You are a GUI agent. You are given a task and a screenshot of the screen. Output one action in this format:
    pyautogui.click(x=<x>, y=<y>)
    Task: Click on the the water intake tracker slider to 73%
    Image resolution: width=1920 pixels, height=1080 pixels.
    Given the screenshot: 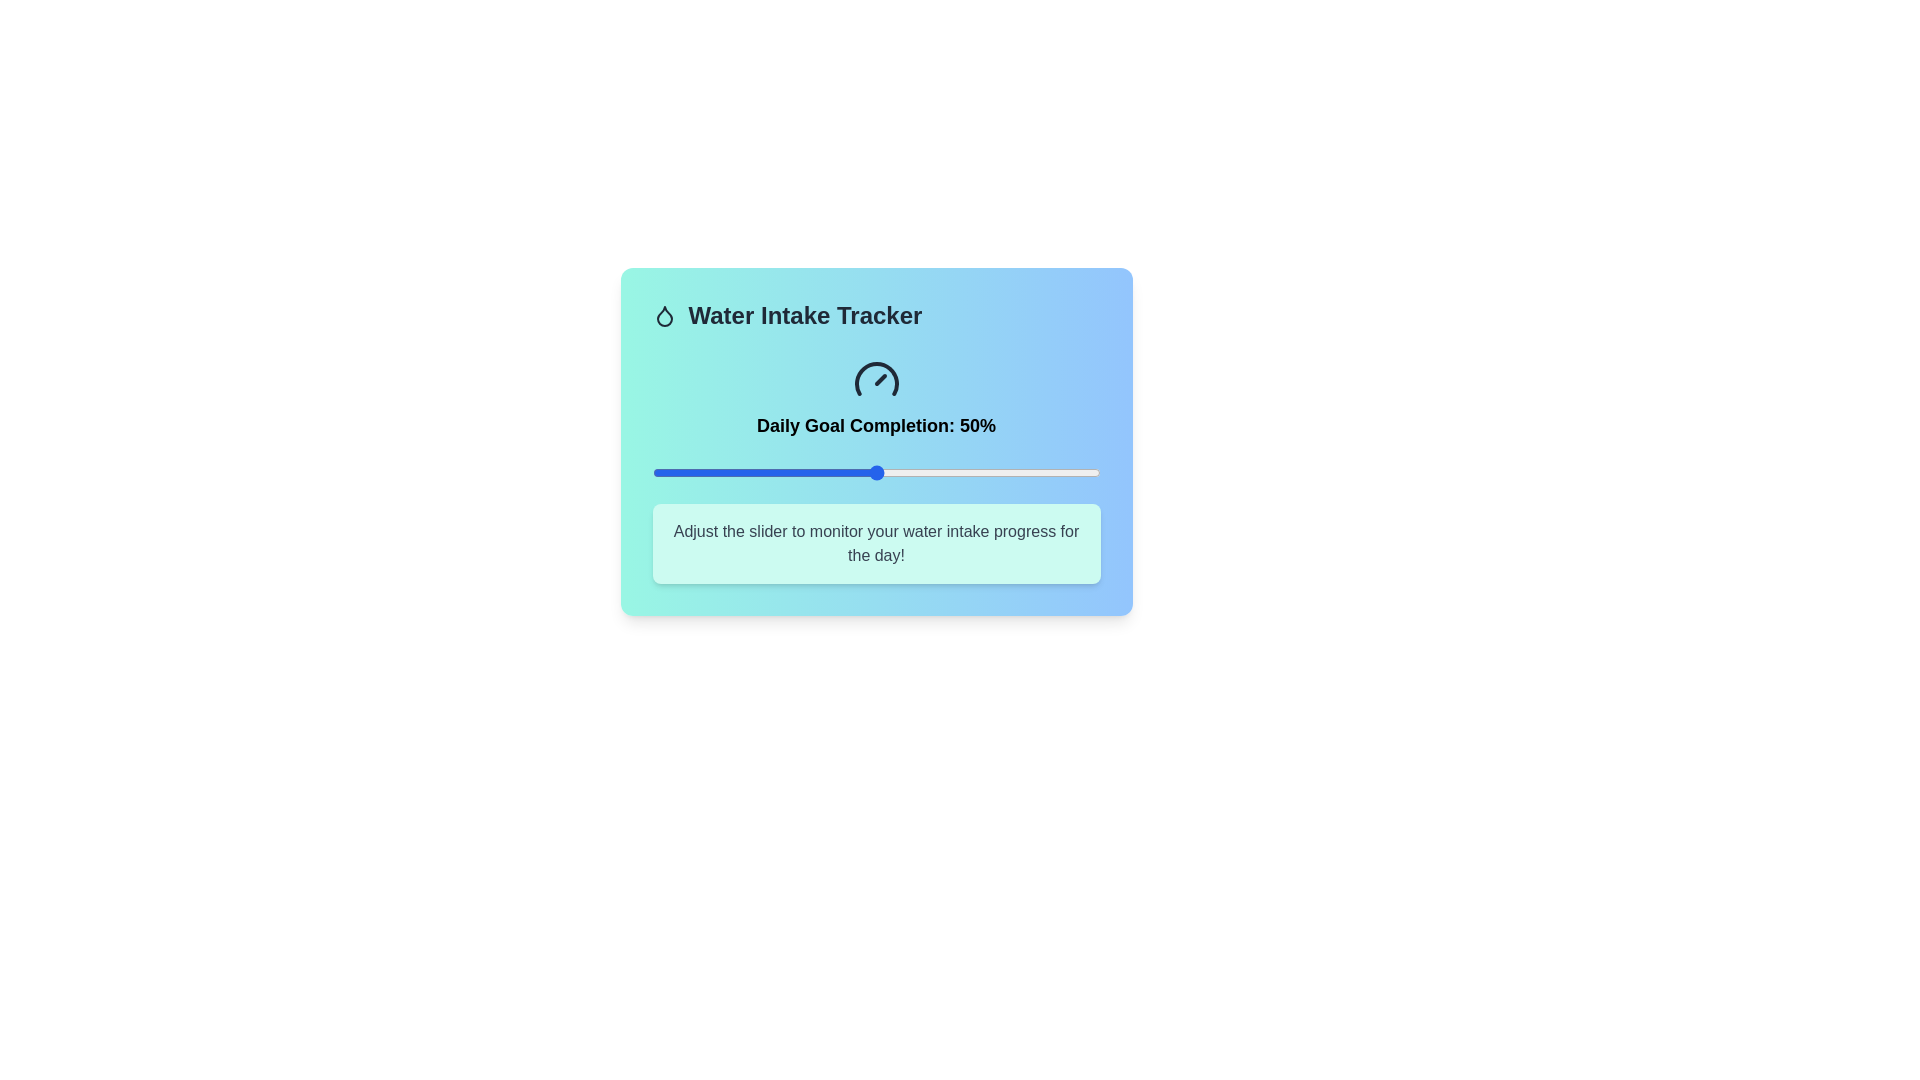 What is the action you would take?
    pyautogui.click(x=979, y=473)
    